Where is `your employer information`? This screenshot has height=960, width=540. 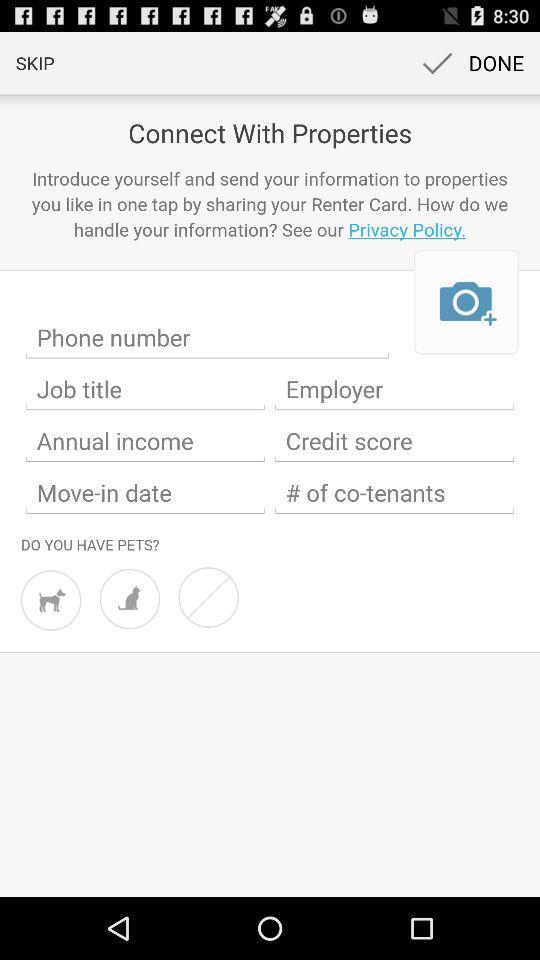
your employer information is located at coordinates (394, 388).